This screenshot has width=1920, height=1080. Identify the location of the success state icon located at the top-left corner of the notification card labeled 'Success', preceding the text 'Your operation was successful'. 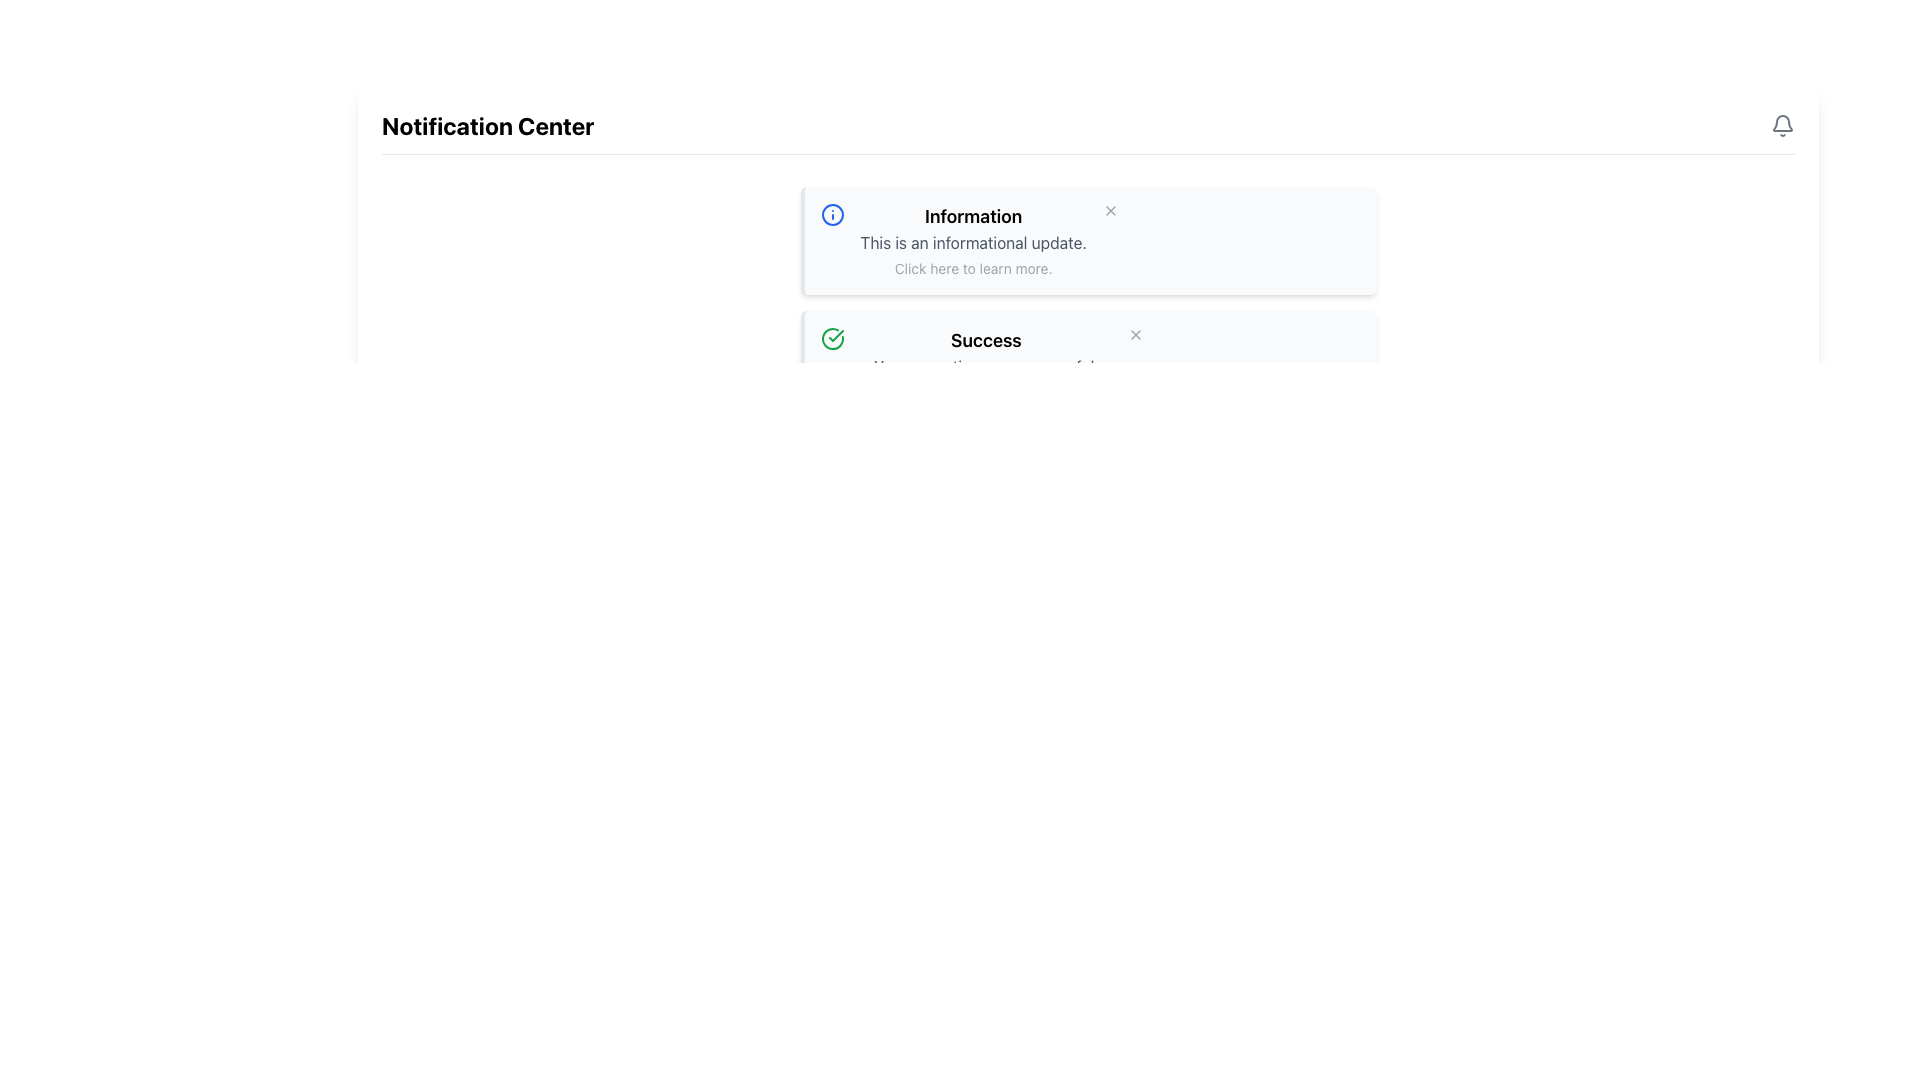
(832, 338).